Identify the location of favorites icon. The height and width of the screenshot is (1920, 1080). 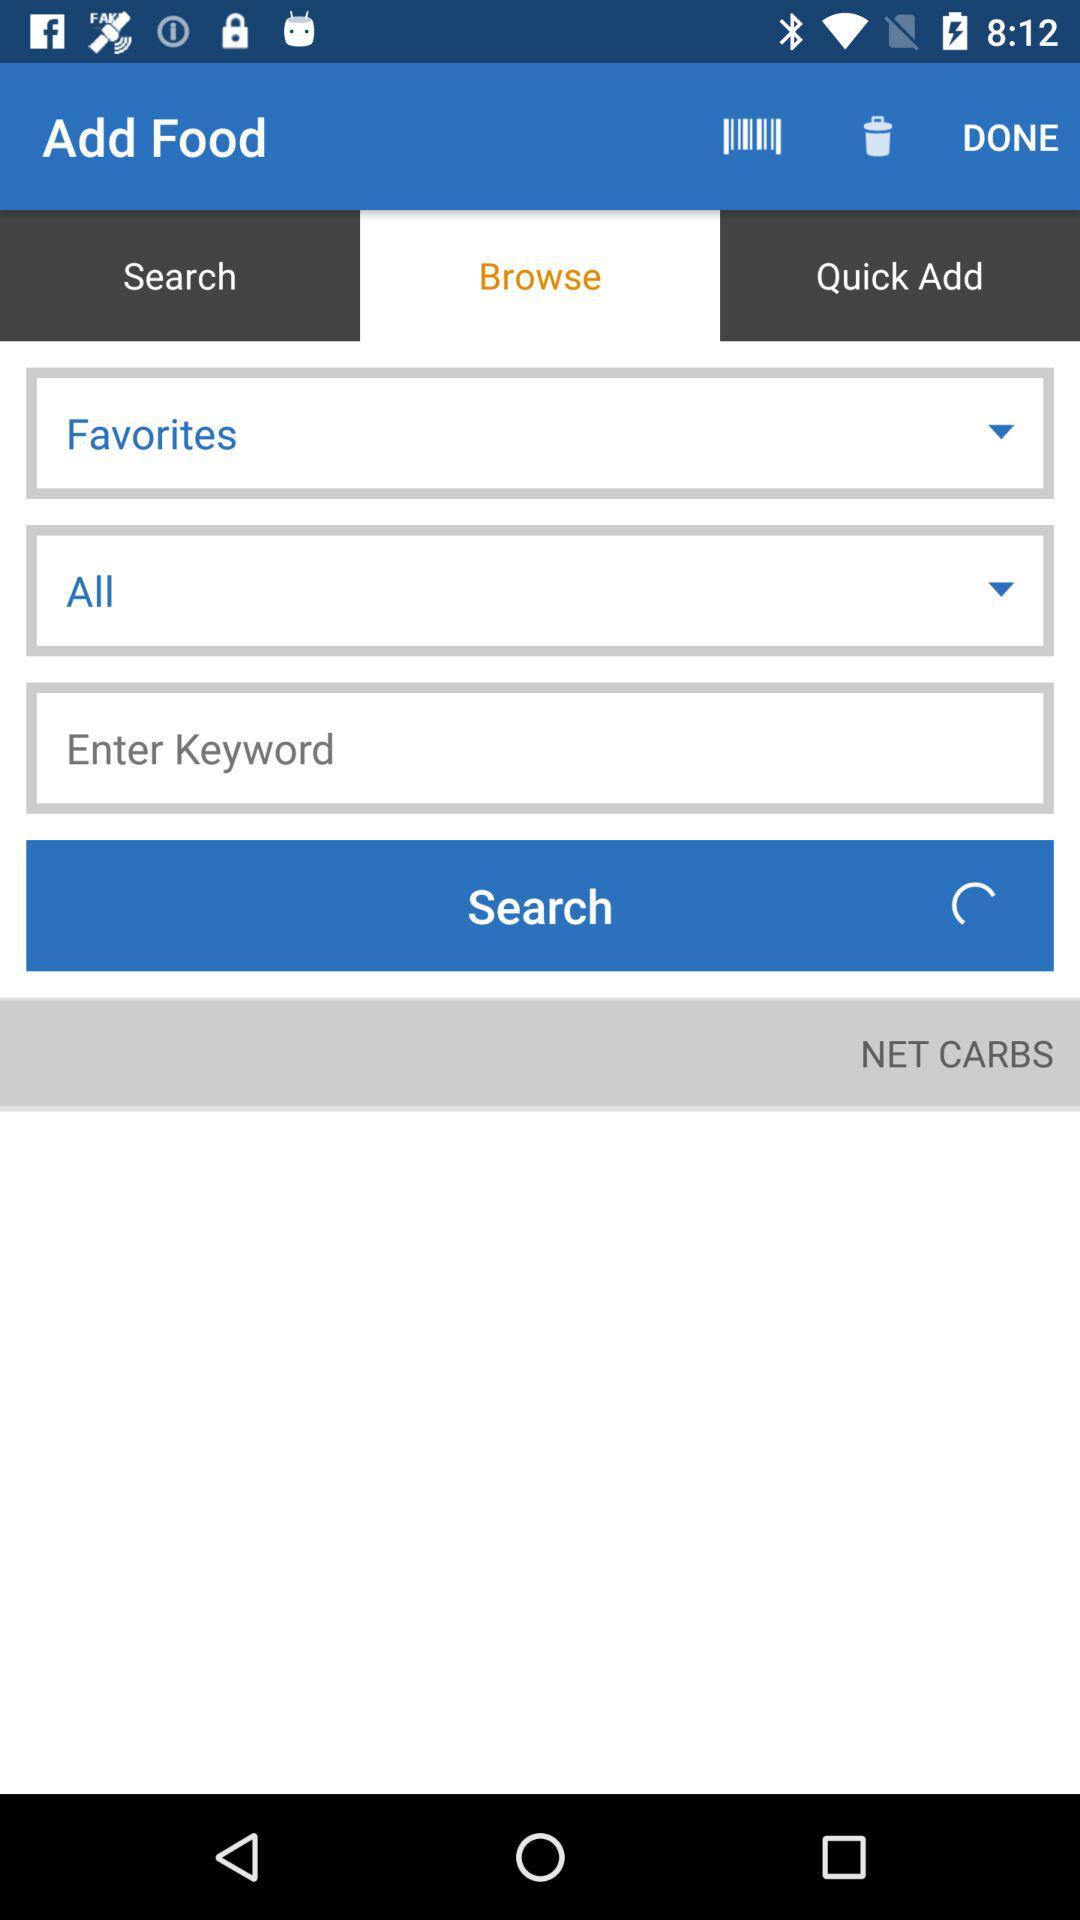
(540, 432).